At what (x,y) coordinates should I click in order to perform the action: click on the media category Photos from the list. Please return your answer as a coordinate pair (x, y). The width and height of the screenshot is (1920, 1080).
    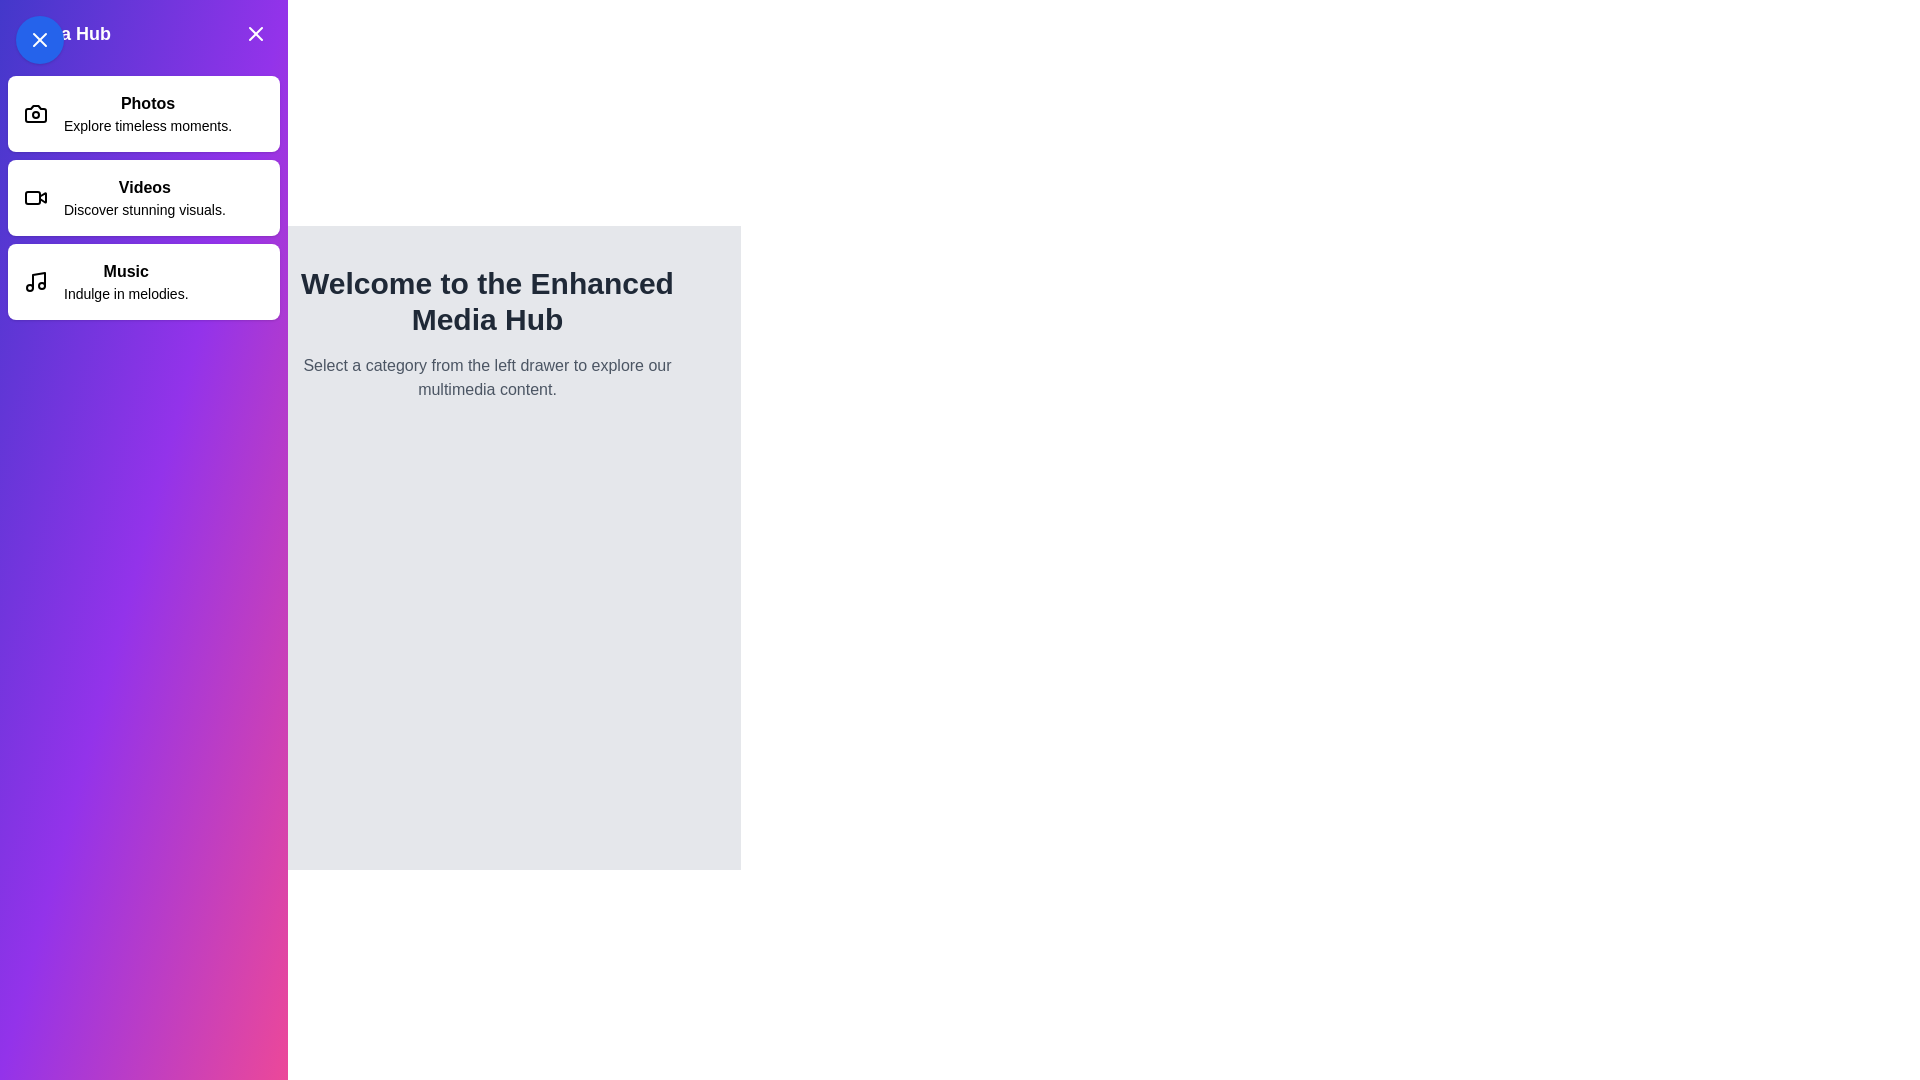
    Looking at the image, I should click on (143, 114).